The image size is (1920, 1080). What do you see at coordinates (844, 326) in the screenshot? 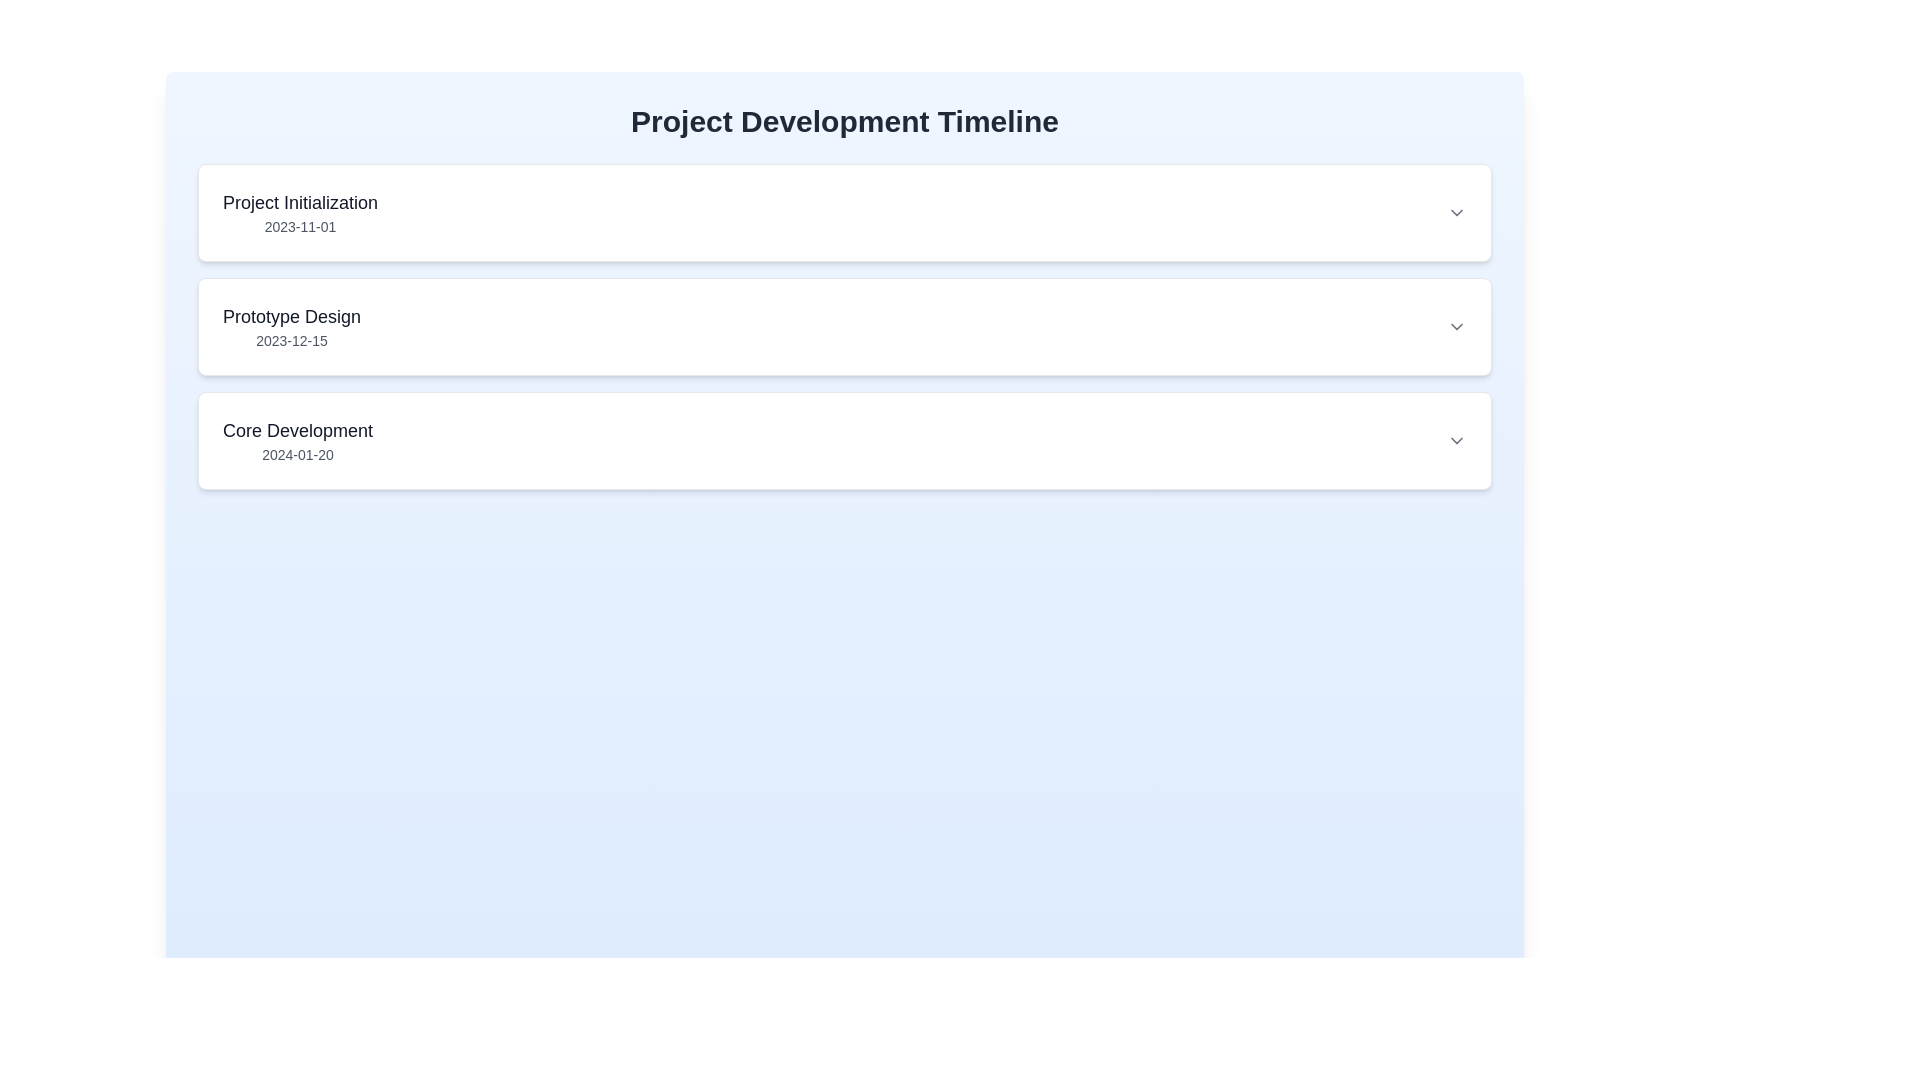
I see `the second list item displaying a project milestone or task with its name and date` at bounding box center [844, 326].